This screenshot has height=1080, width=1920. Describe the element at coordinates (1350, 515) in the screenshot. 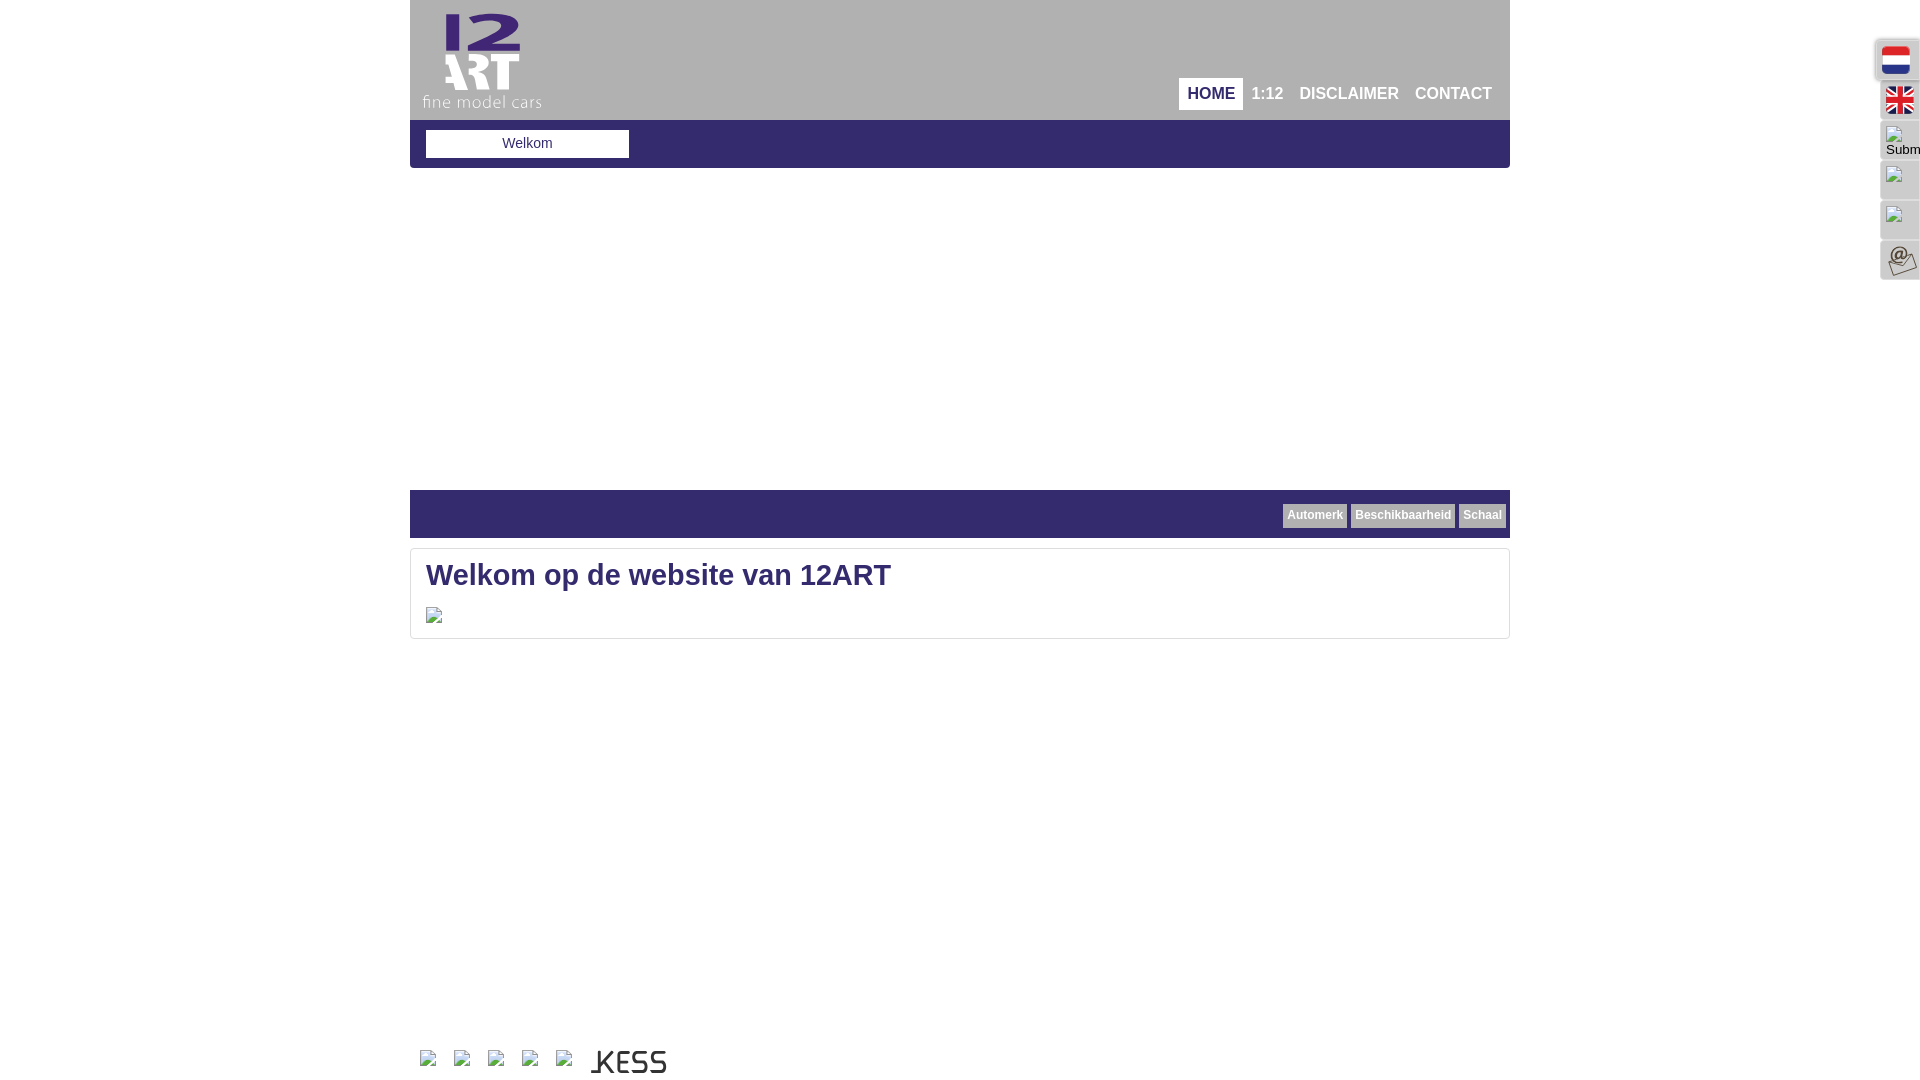

I see `'Beschikbaarheid'` at that location.